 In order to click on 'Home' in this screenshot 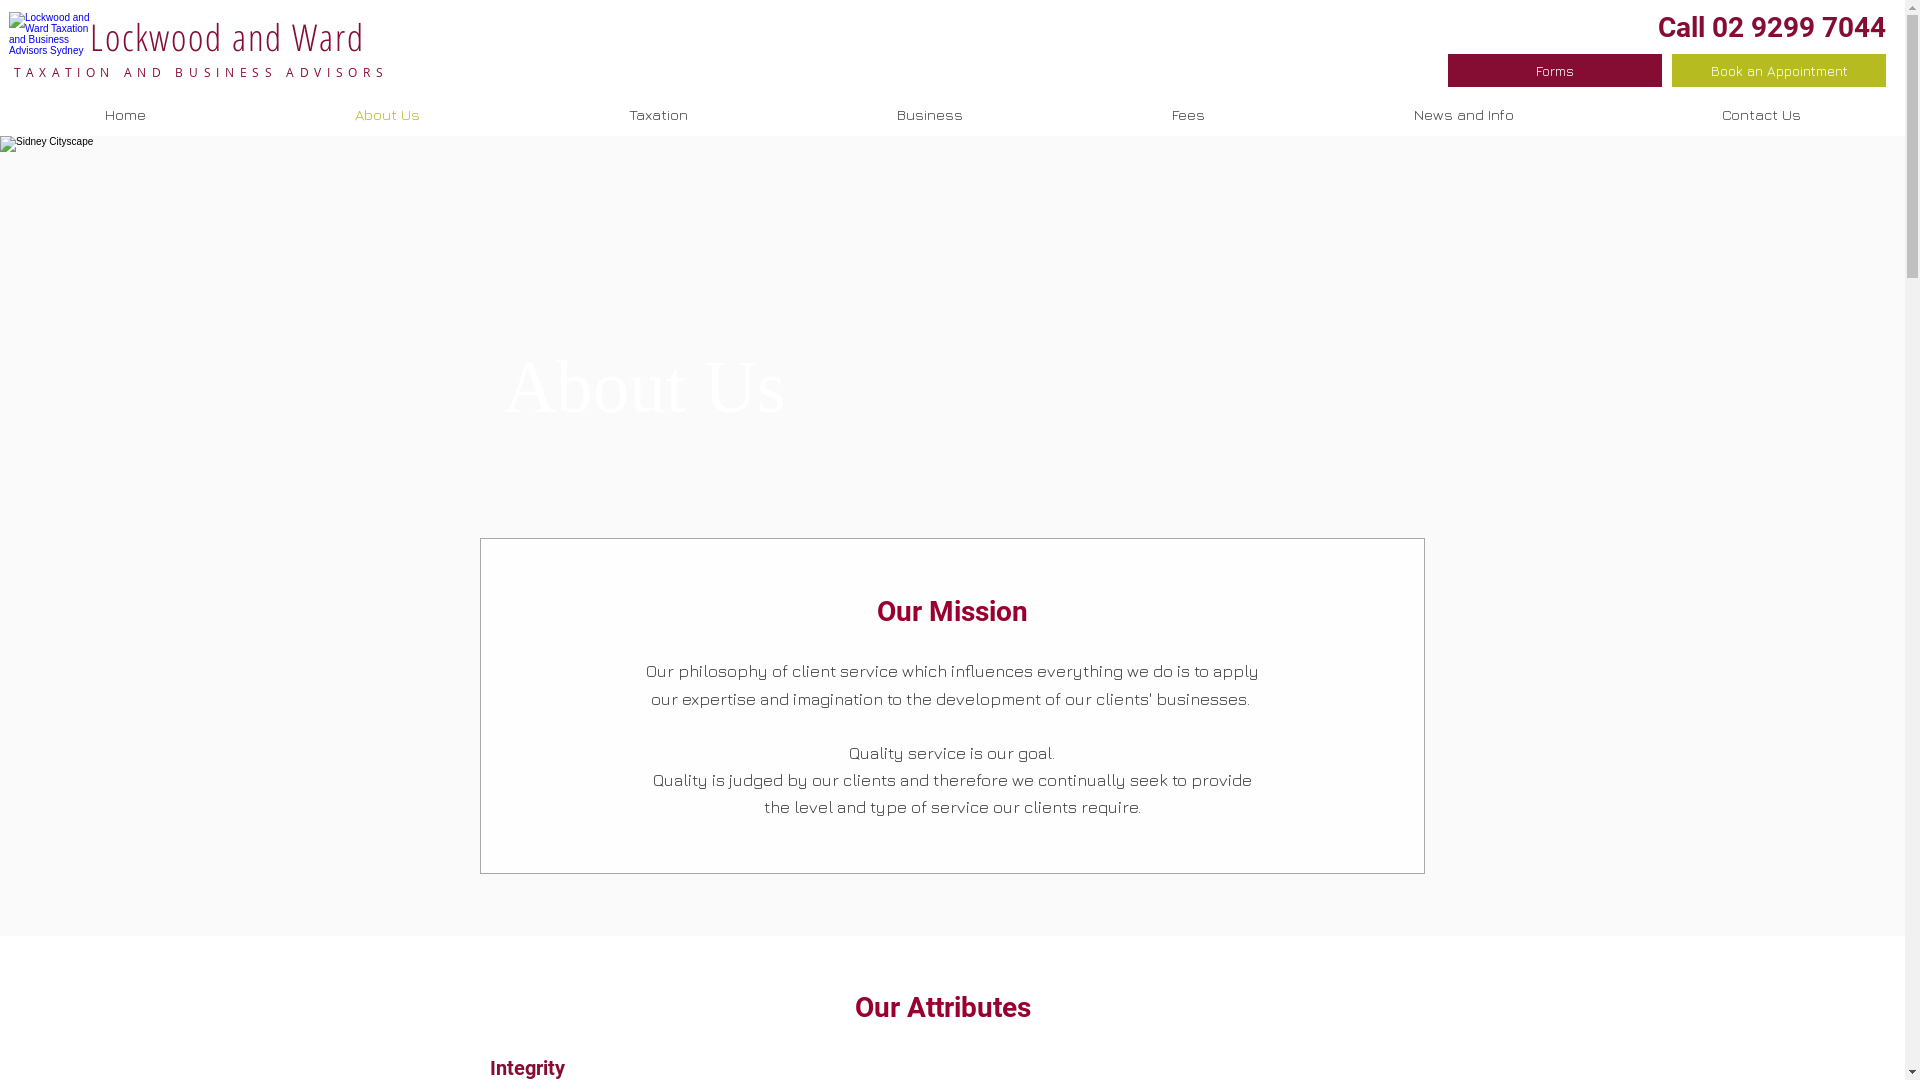, I will do `click(123, 115)`.